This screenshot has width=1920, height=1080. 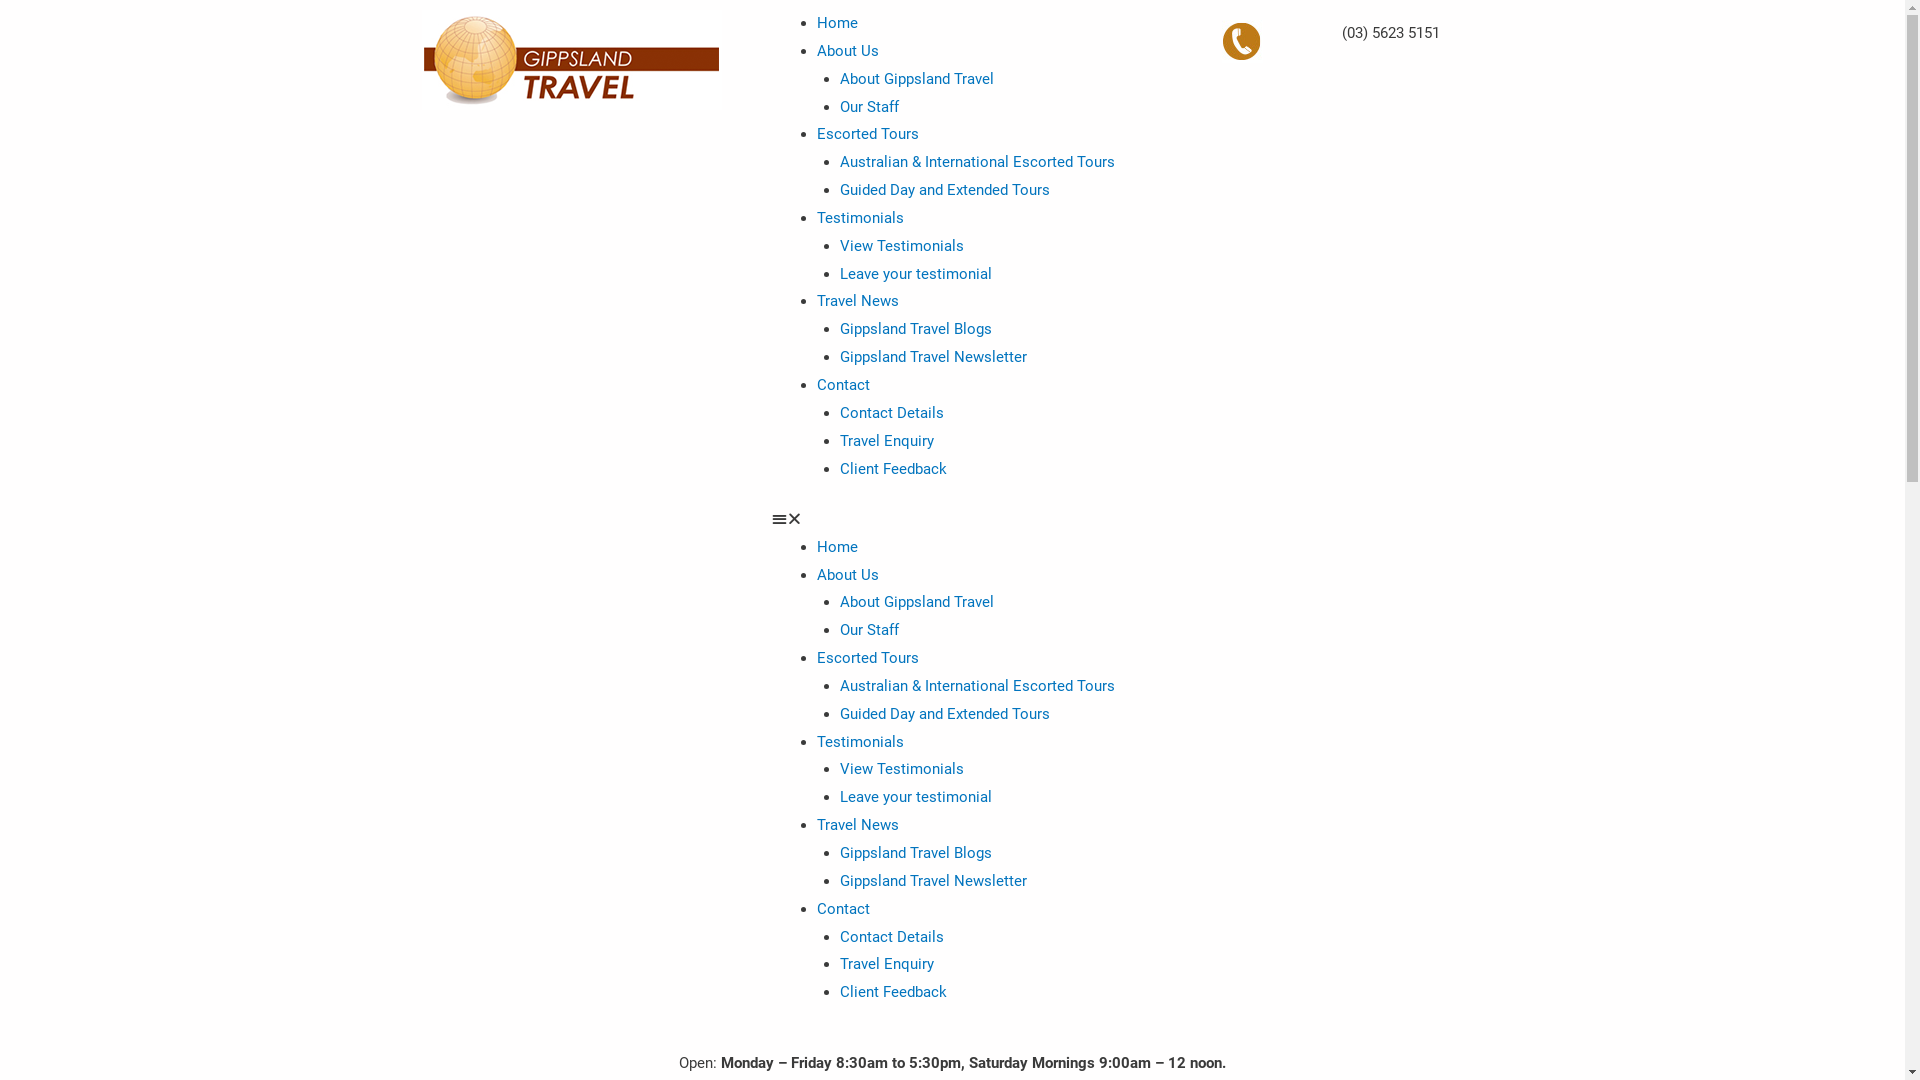 I want to click on 'Our Staff', so click(x=869, y=107).